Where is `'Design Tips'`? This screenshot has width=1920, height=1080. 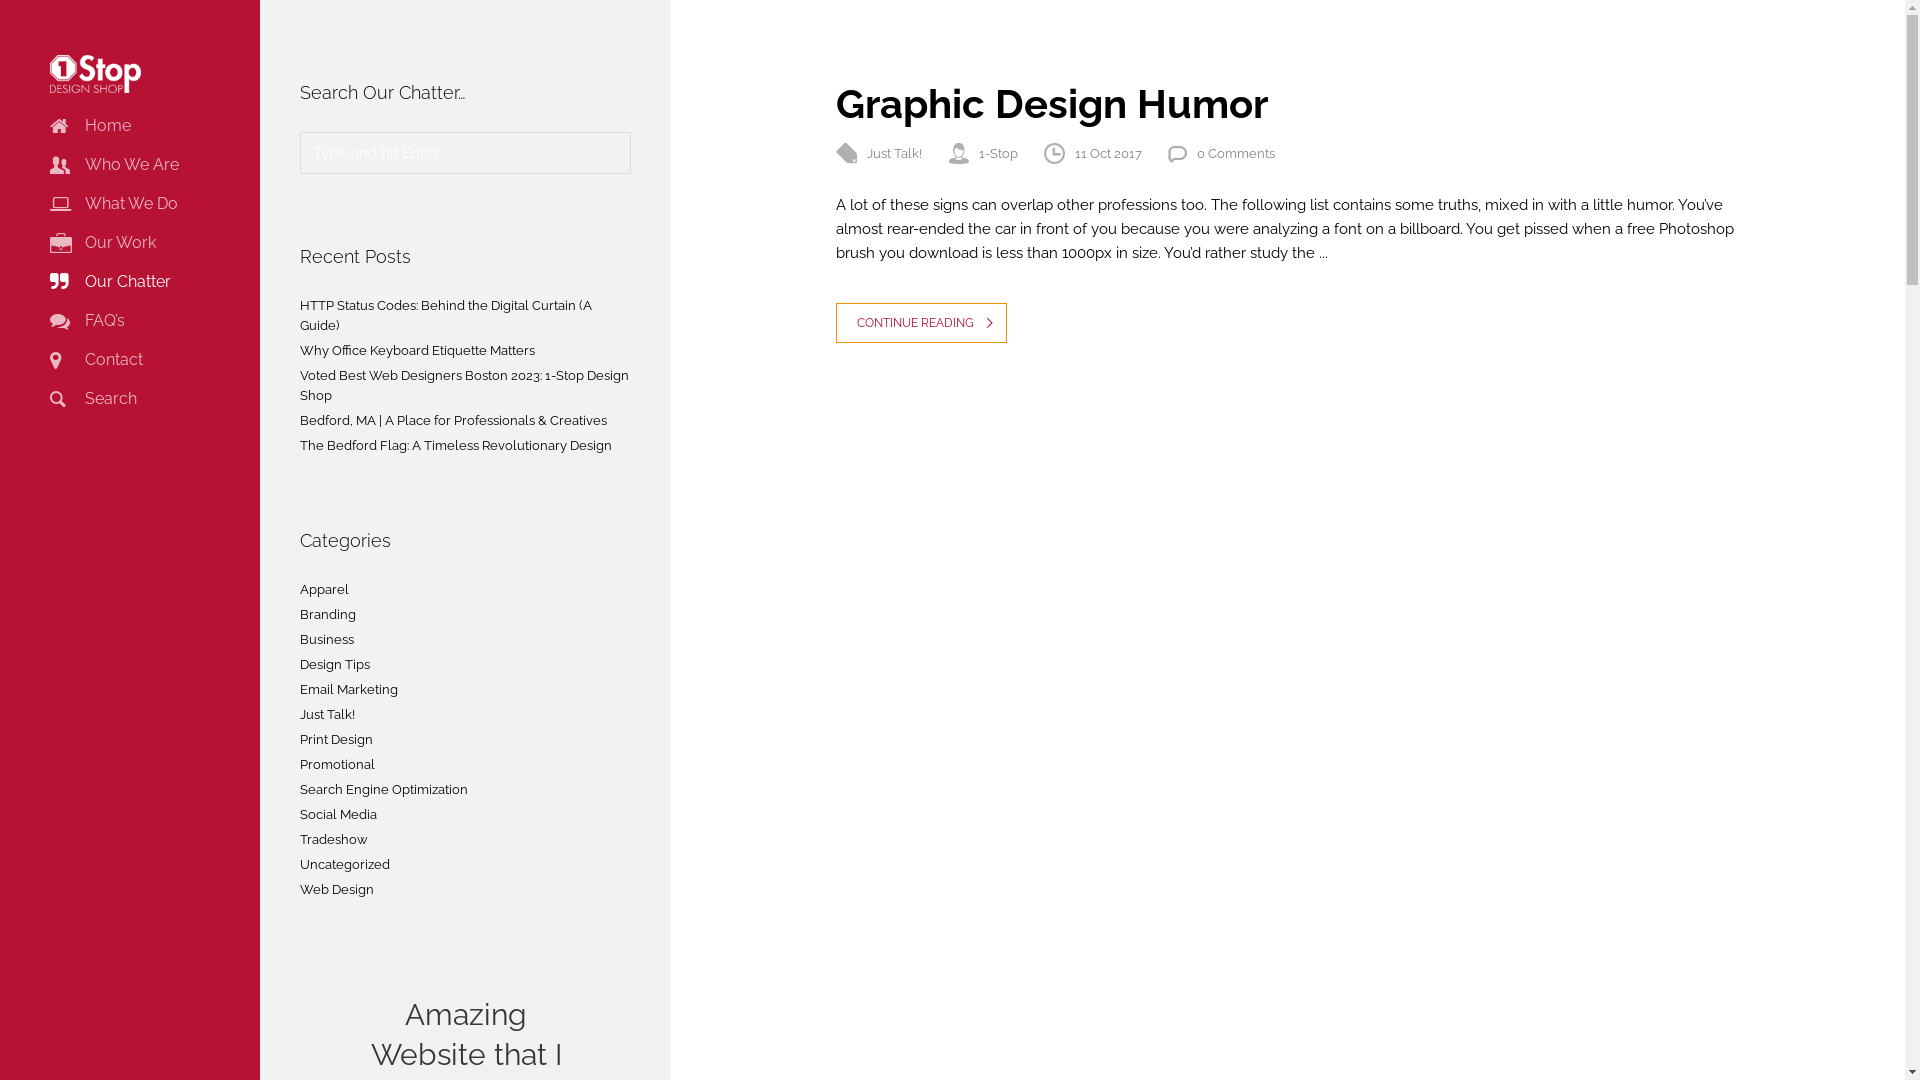 'Design Tips' is located at coordinates (335, 664).